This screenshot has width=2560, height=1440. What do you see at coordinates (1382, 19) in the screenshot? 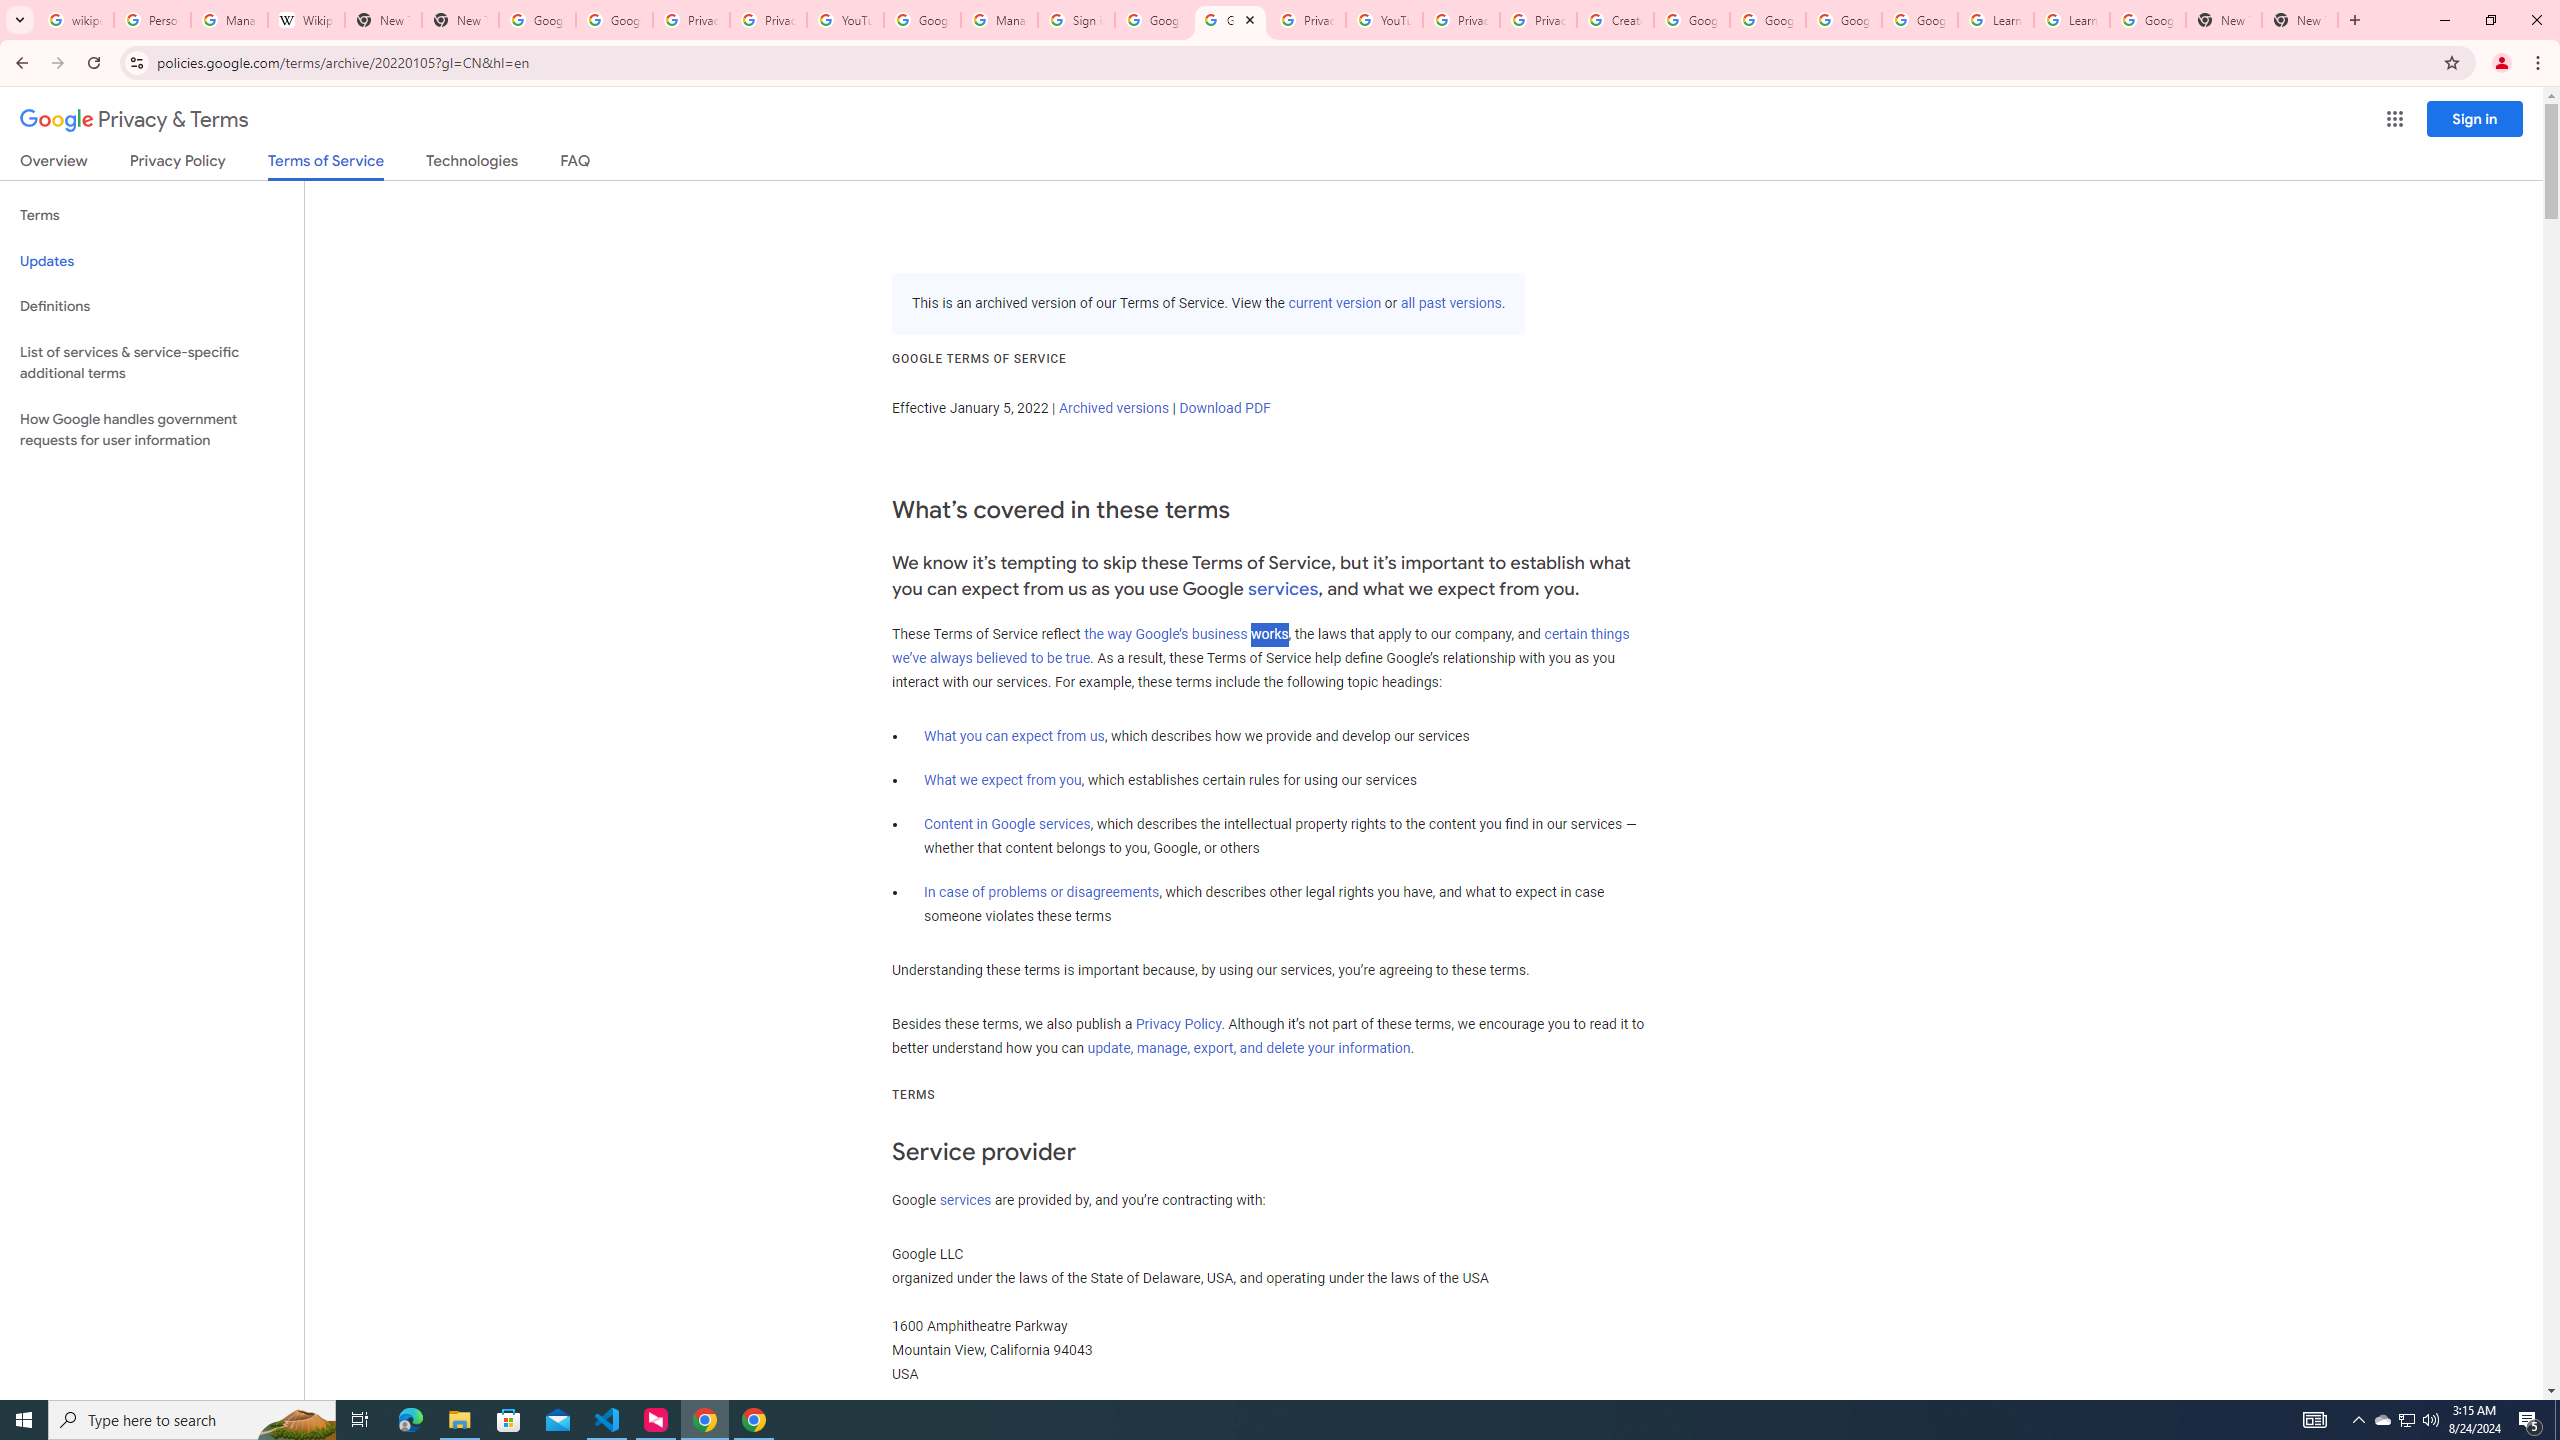
I see `'YouTube'` at bounding box center [1382, 19].